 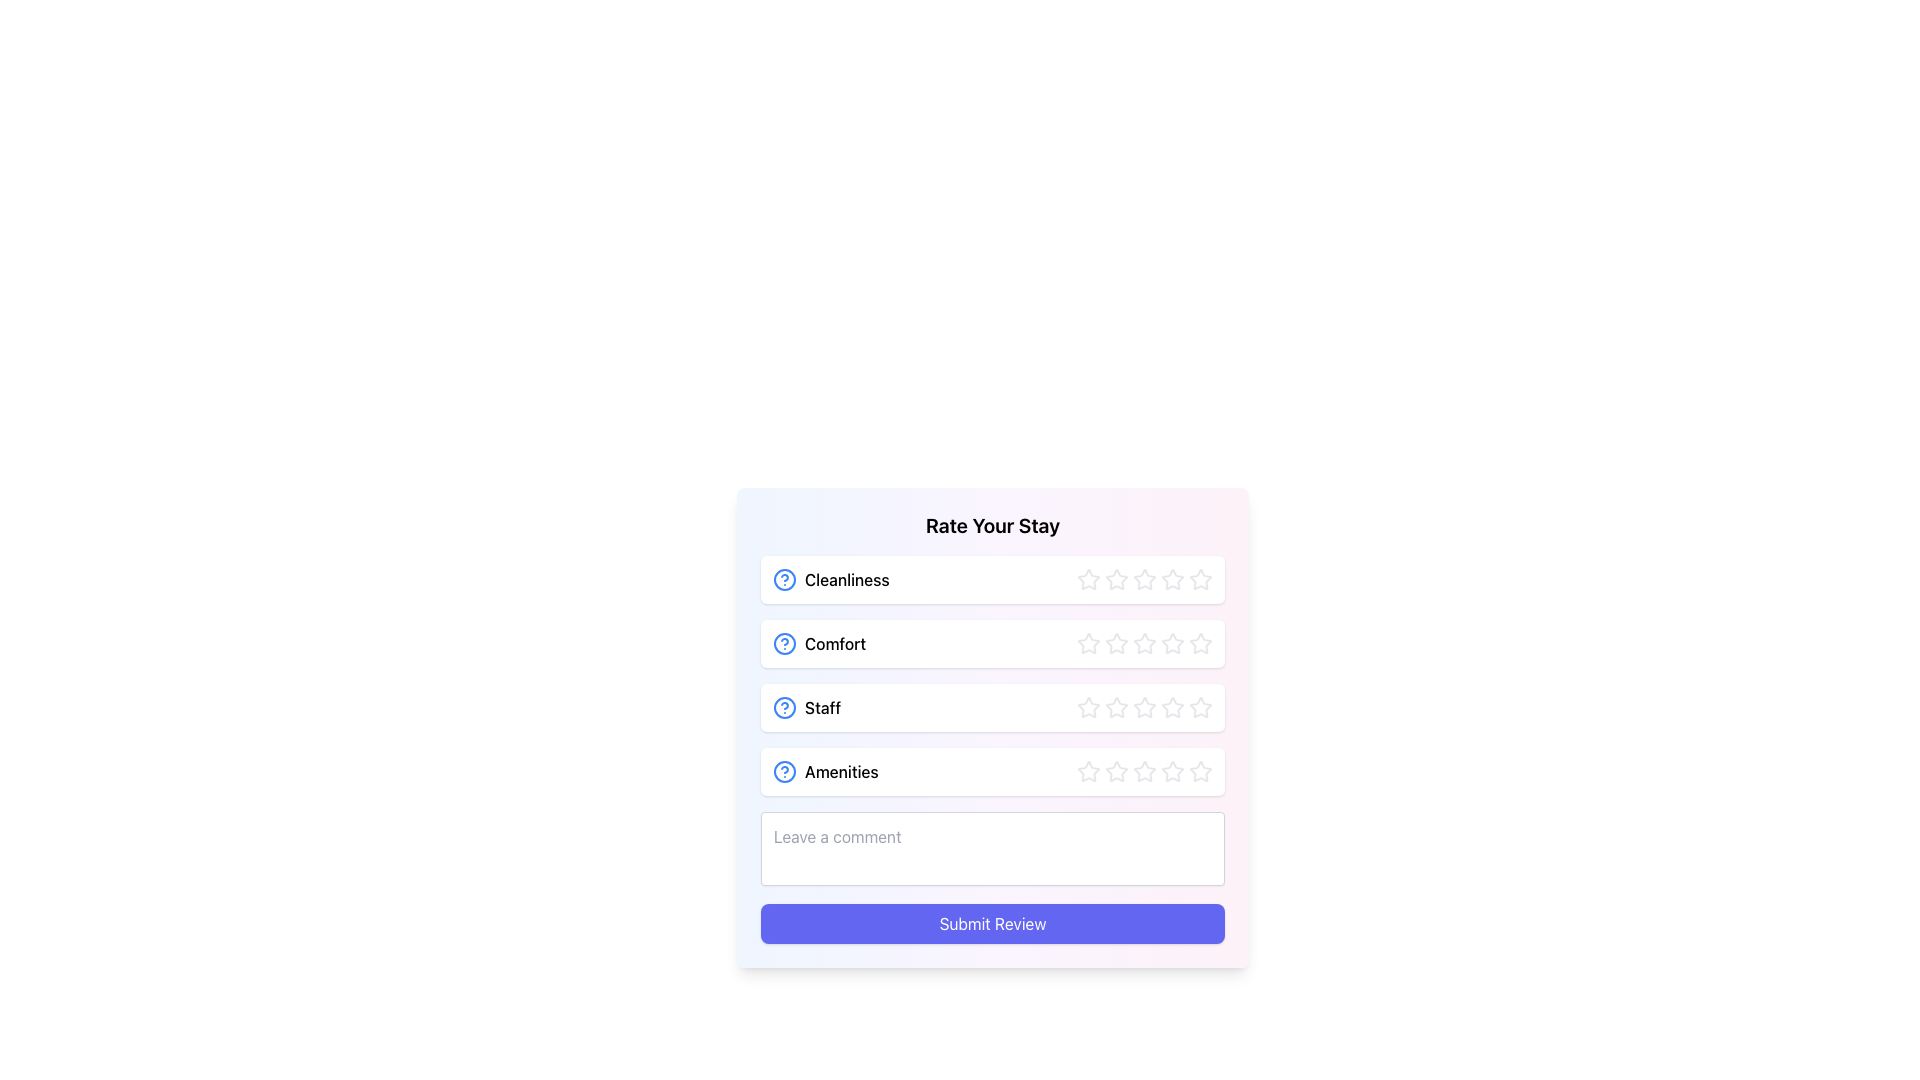 I want to click on the Help Icon, which is a circular icon with a blue outline and a blue question mark, located as the leftmost item in the 'Staff' row of the 'Rate Your Stay' list, so click(x=784, y=707).